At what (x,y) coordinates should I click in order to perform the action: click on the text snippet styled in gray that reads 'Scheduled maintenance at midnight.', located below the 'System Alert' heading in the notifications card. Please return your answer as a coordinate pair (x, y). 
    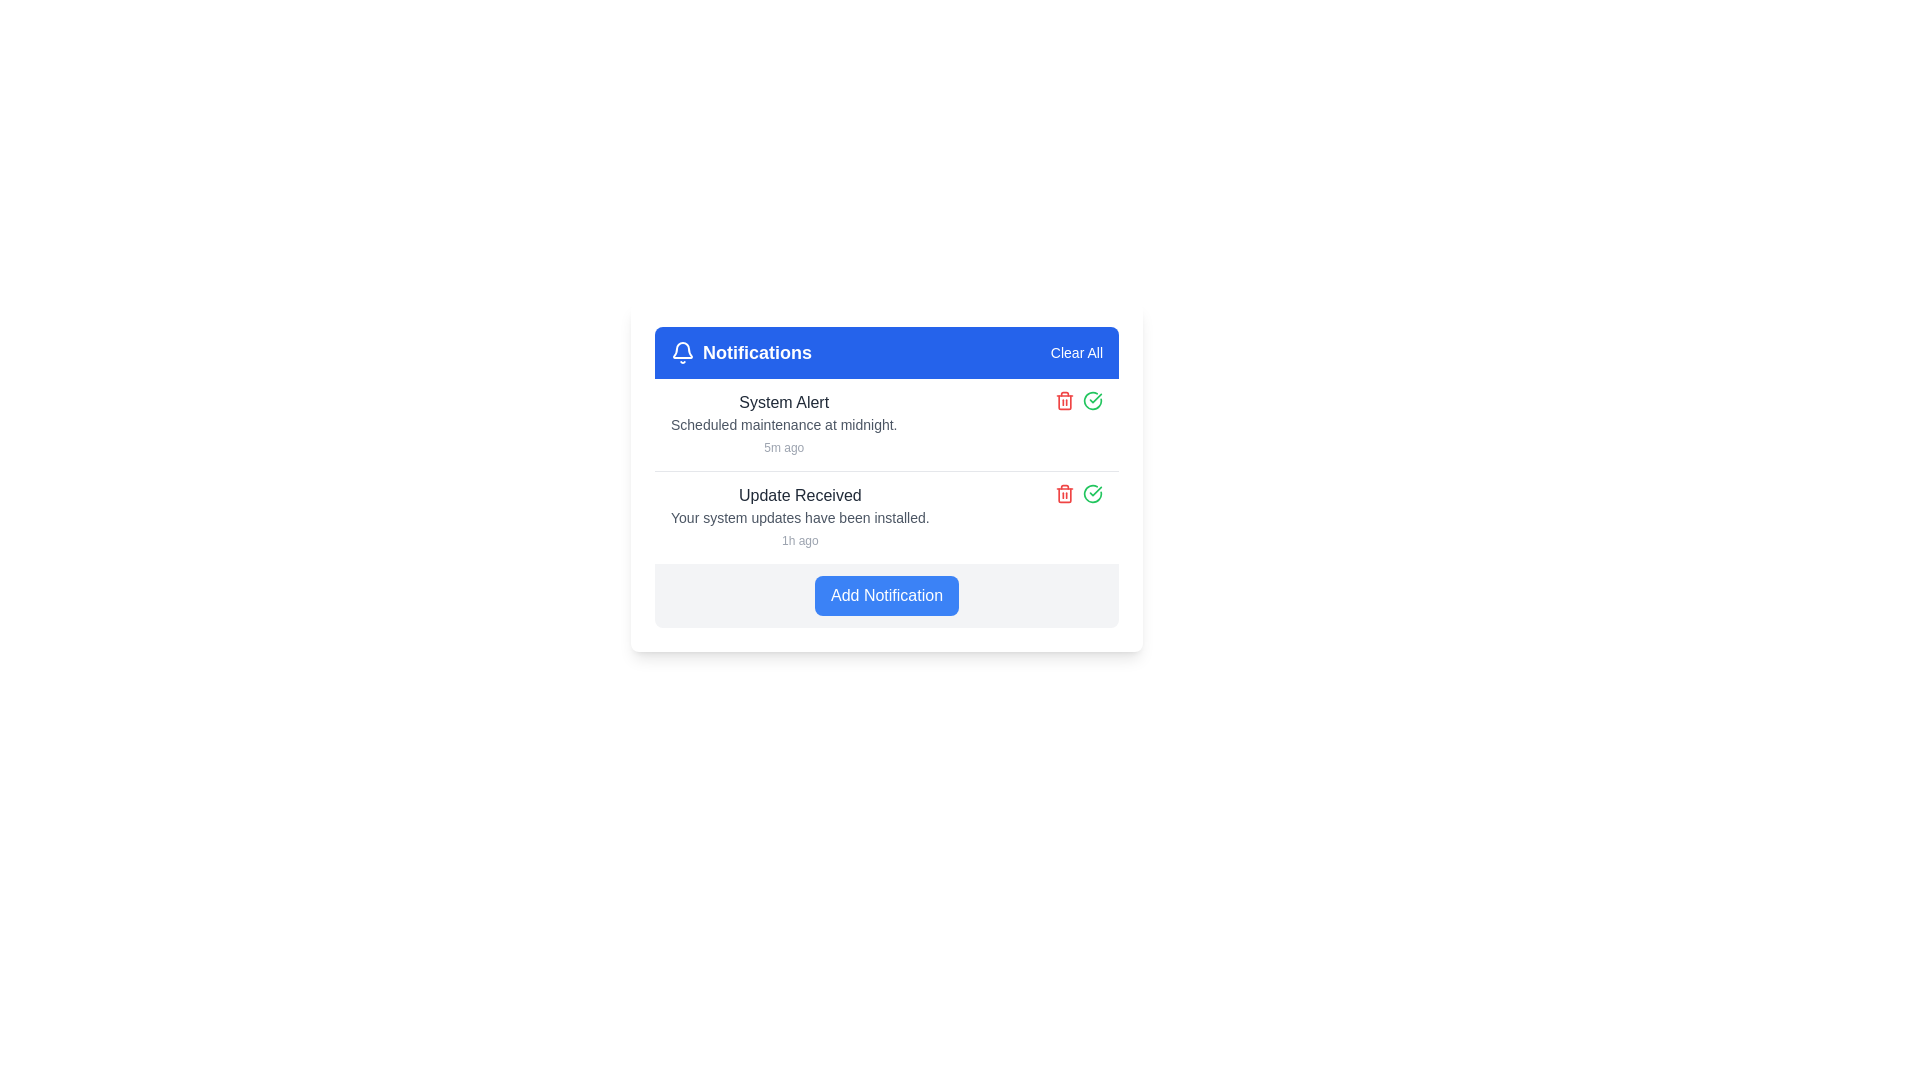
    Looking at the image, I should click on (783, 423).